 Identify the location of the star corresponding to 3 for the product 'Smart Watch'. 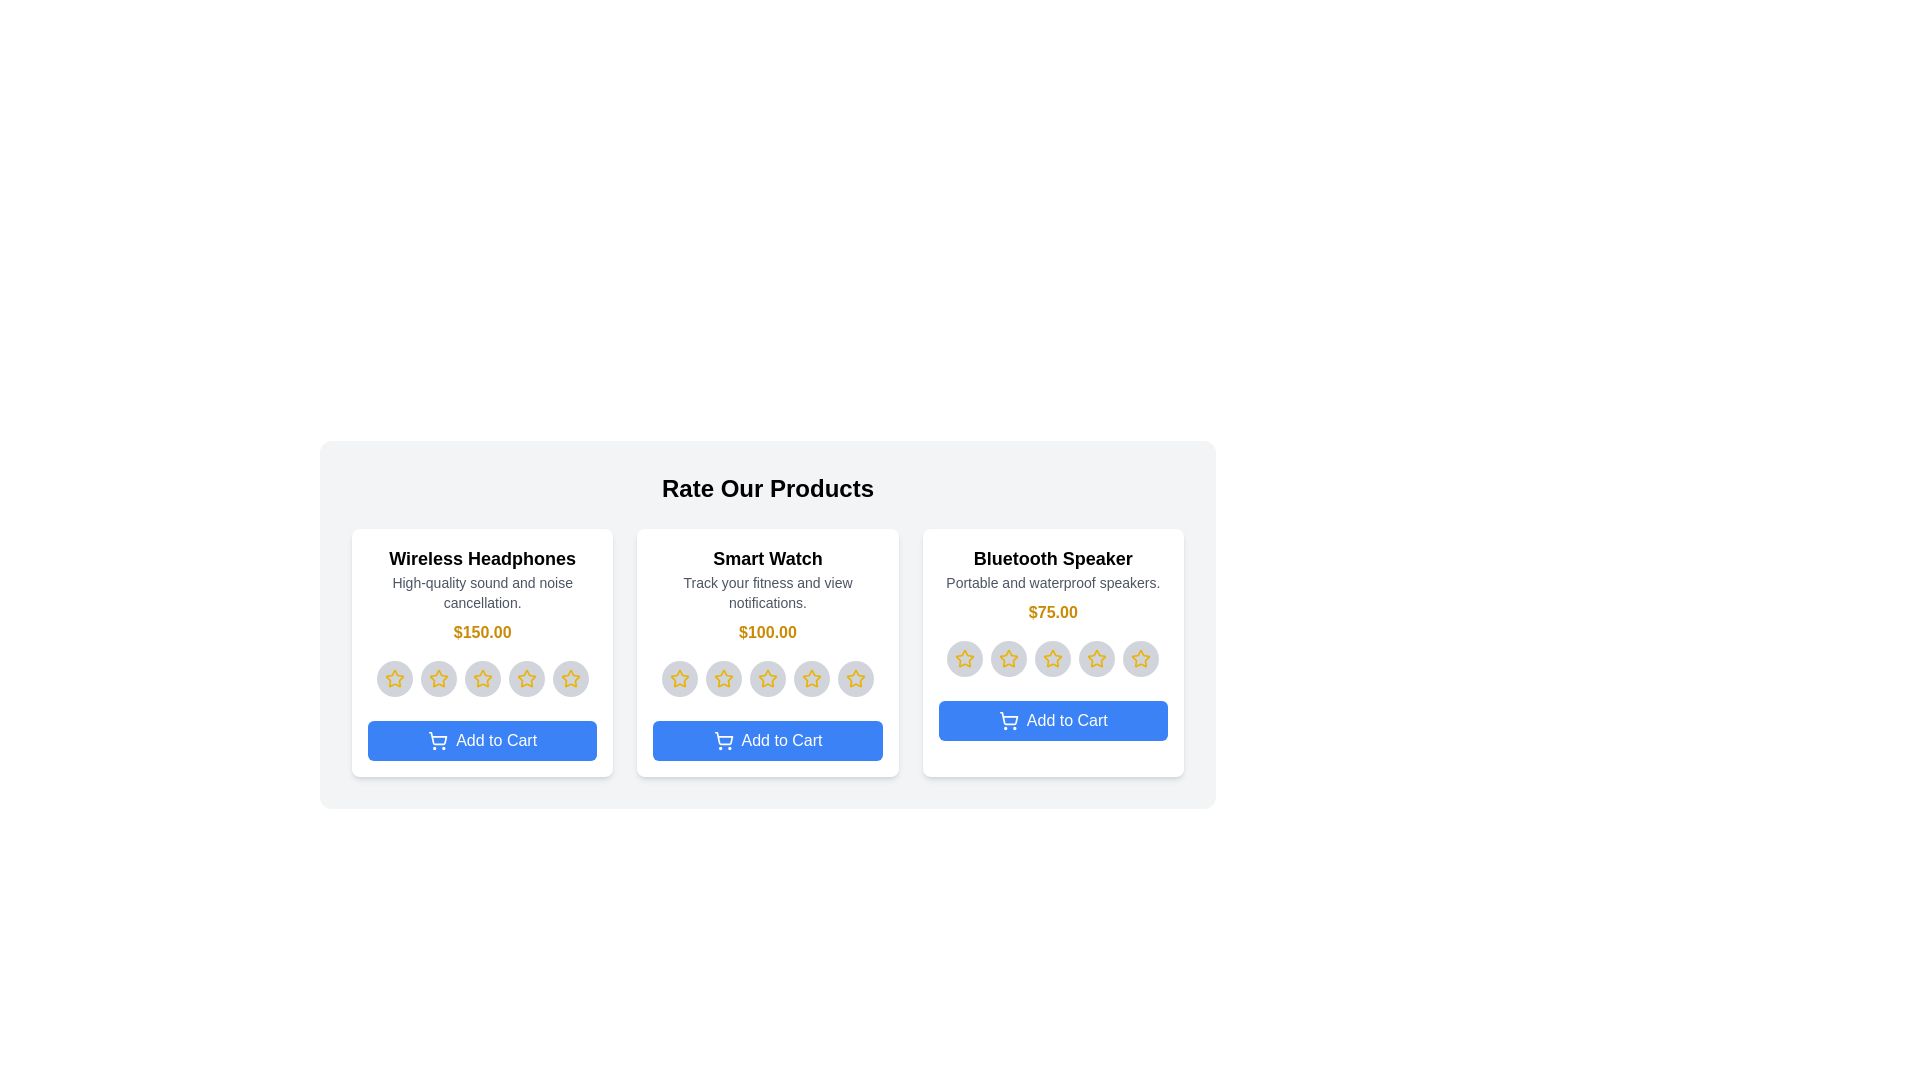
(767, 677).